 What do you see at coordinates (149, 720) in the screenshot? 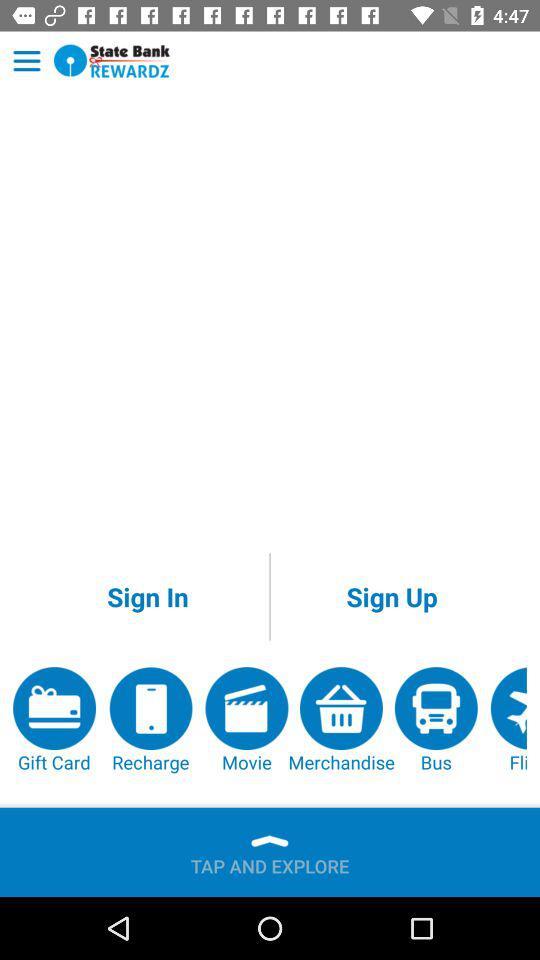
I see `the recharge icon` at bounding box center [149, 720].